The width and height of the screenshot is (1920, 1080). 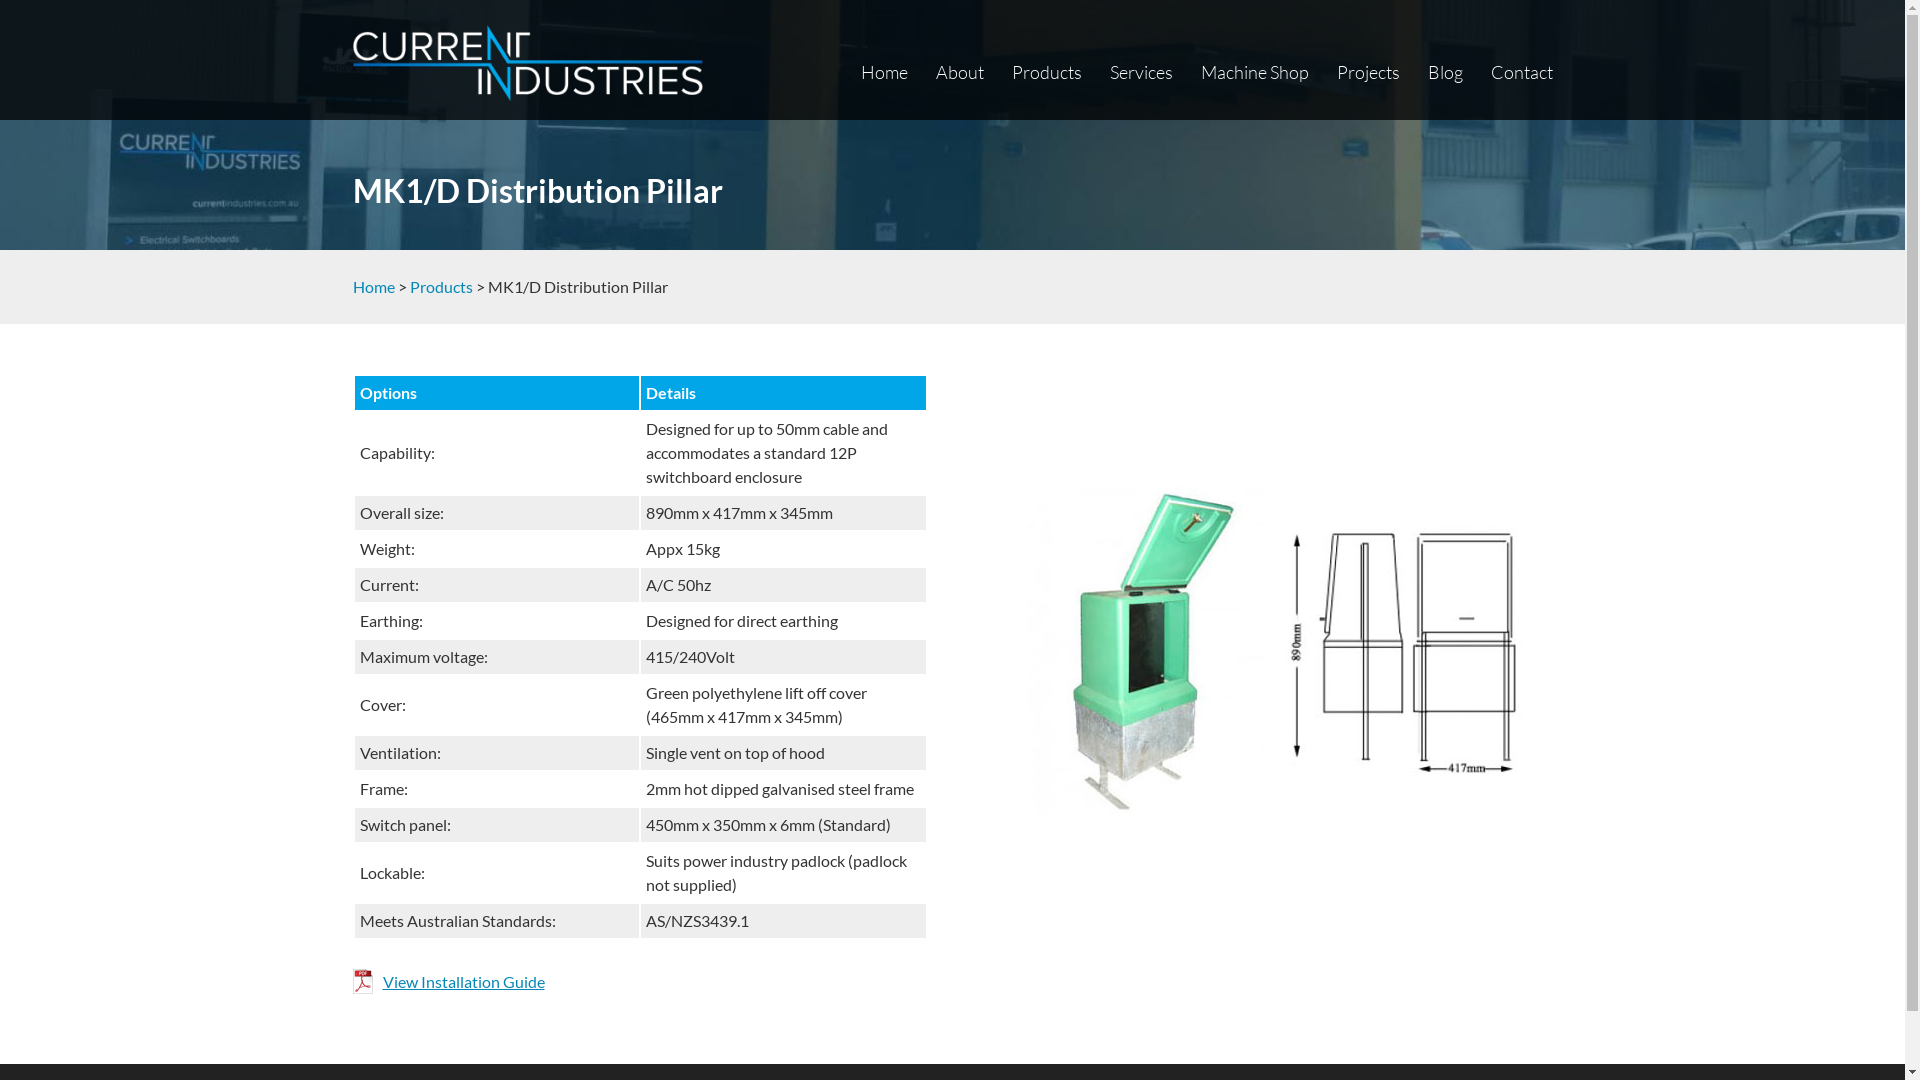 I want to click on 'Contact', so click(x=1520, y=71).